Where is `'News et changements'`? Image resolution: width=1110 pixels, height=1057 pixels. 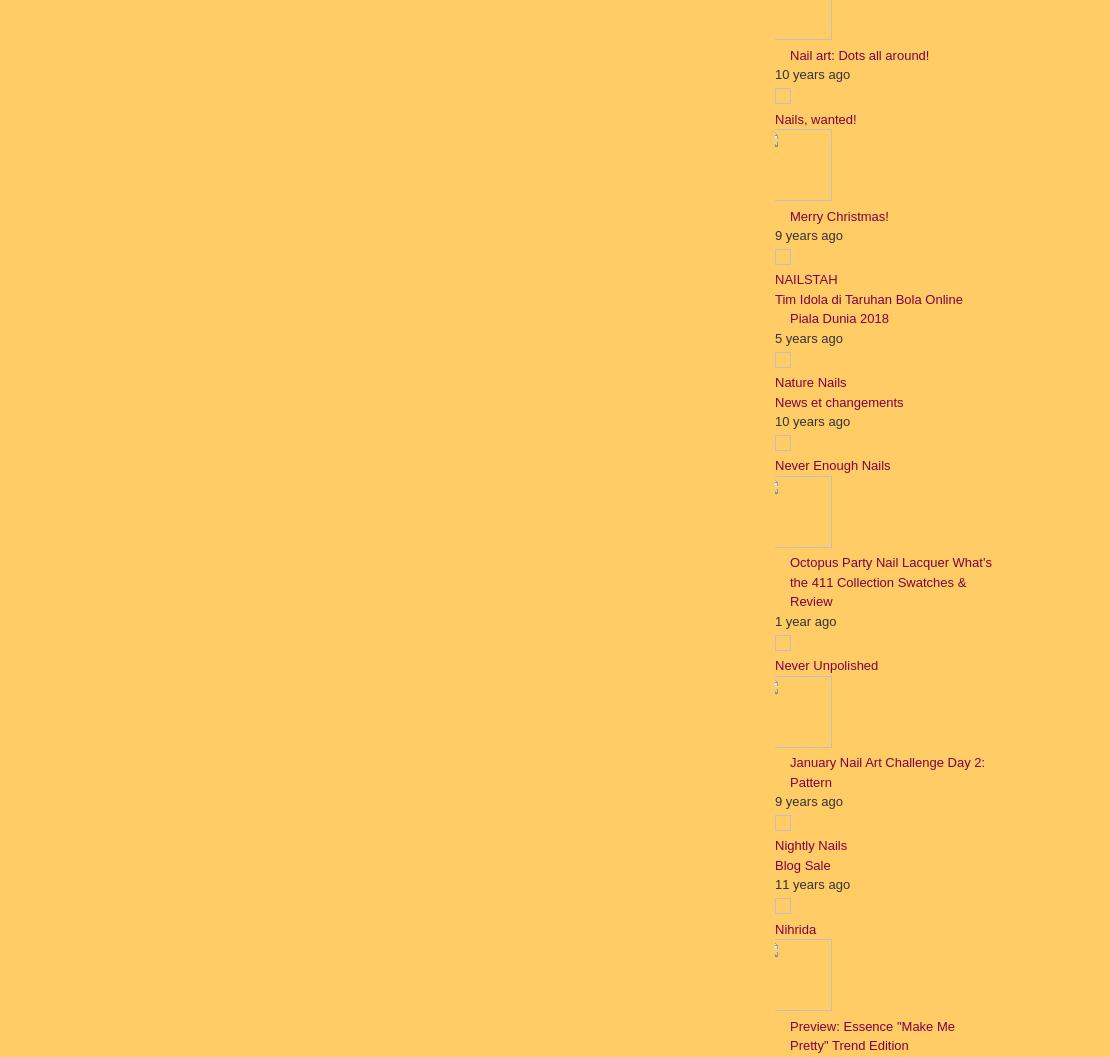 'News et changements' is located at coordinates (838, 400).